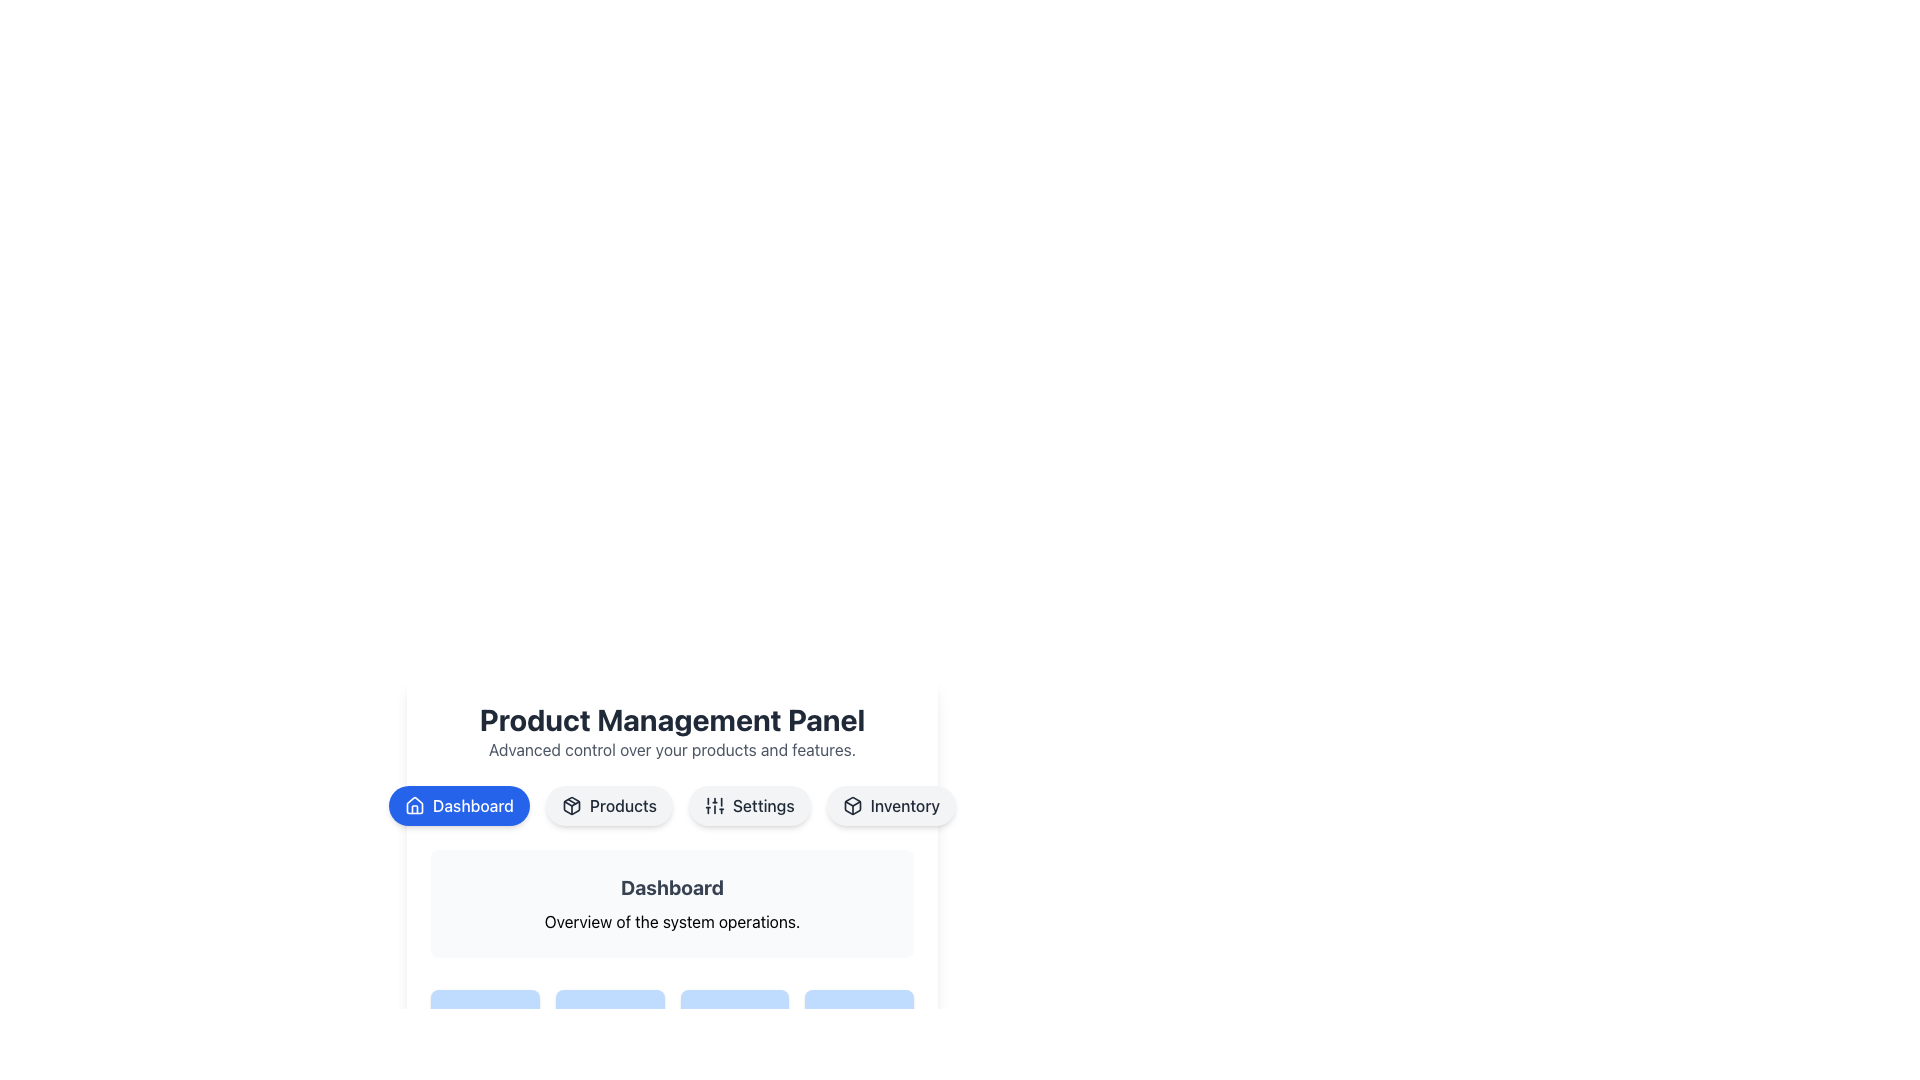  Describe the element at coordinates (672, 749) in the screenshot. I see `the static text that provides additional details about the 'Product Management Panel' title, which is centered horizontally below it` at that location.